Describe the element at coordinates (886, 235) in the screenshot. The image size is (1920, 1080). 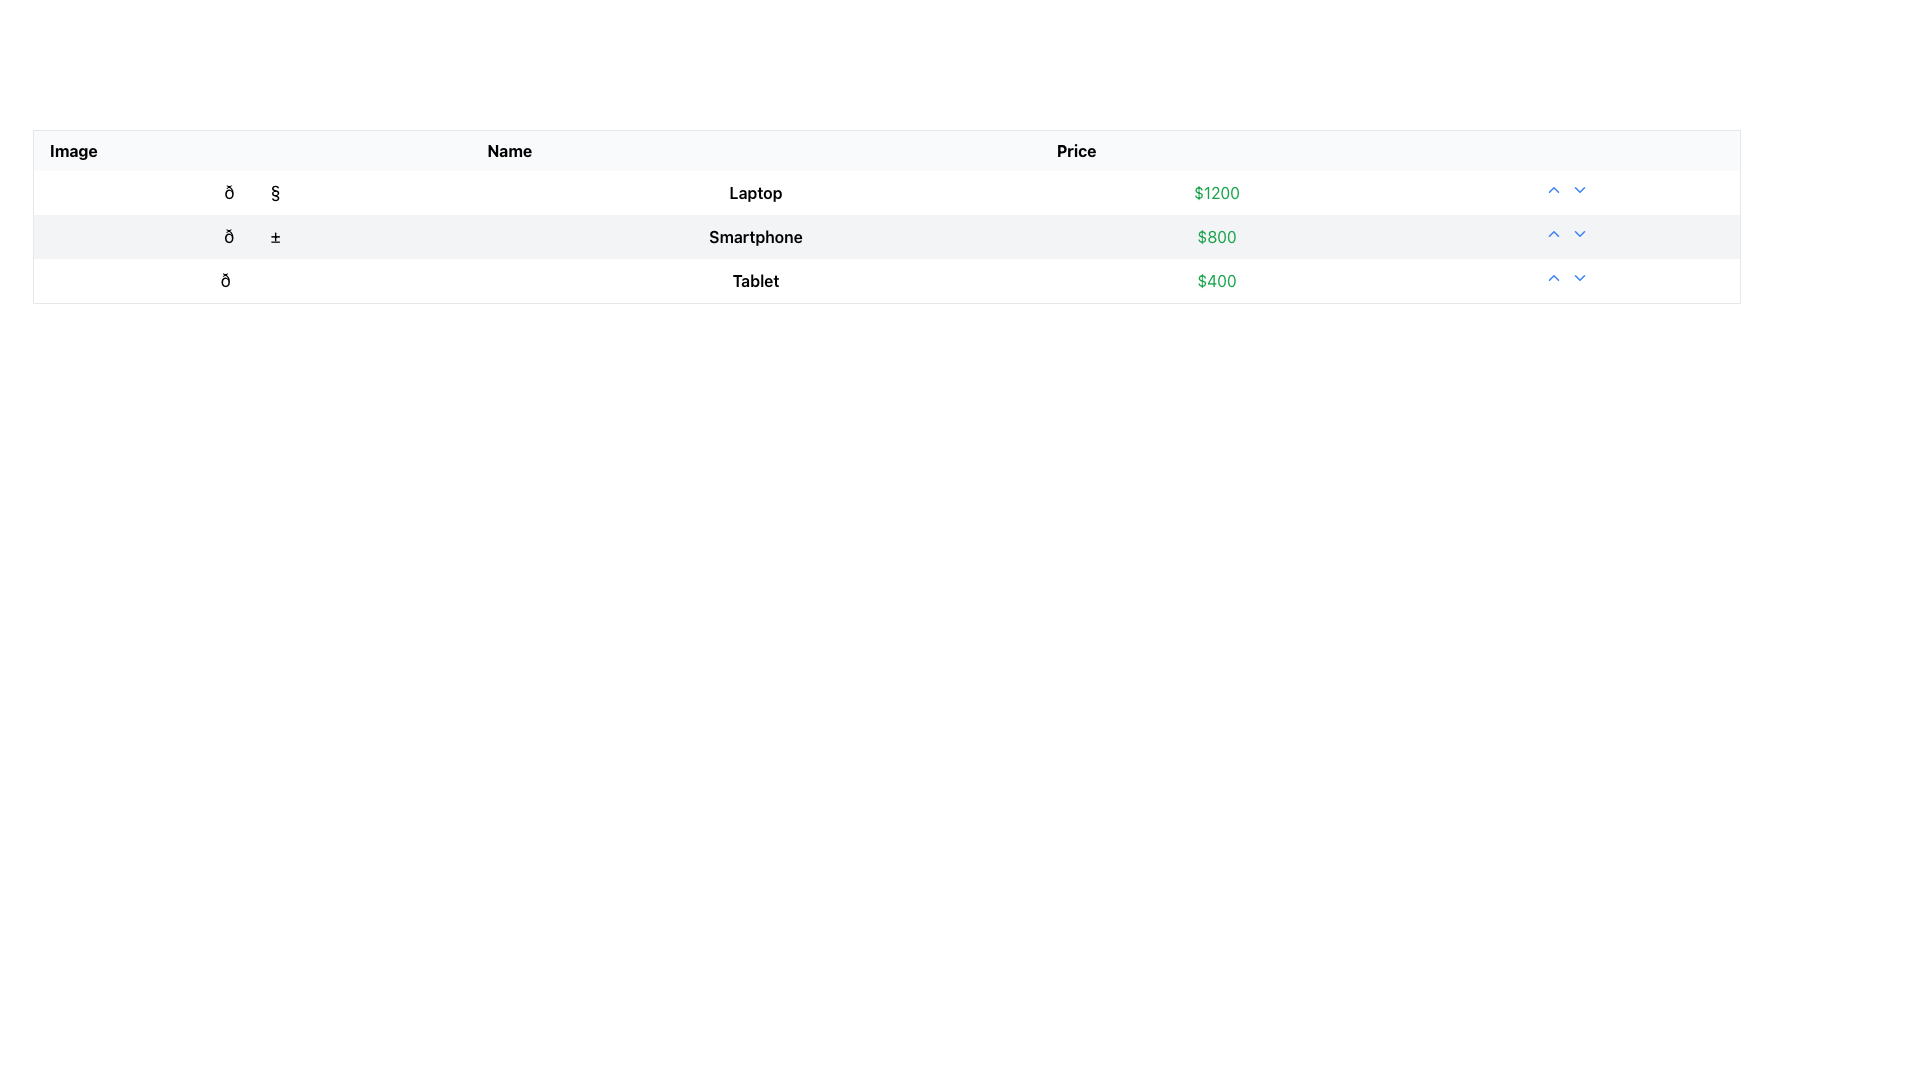
I see `the second row of the product information table, which displays the product name and price` at that location.